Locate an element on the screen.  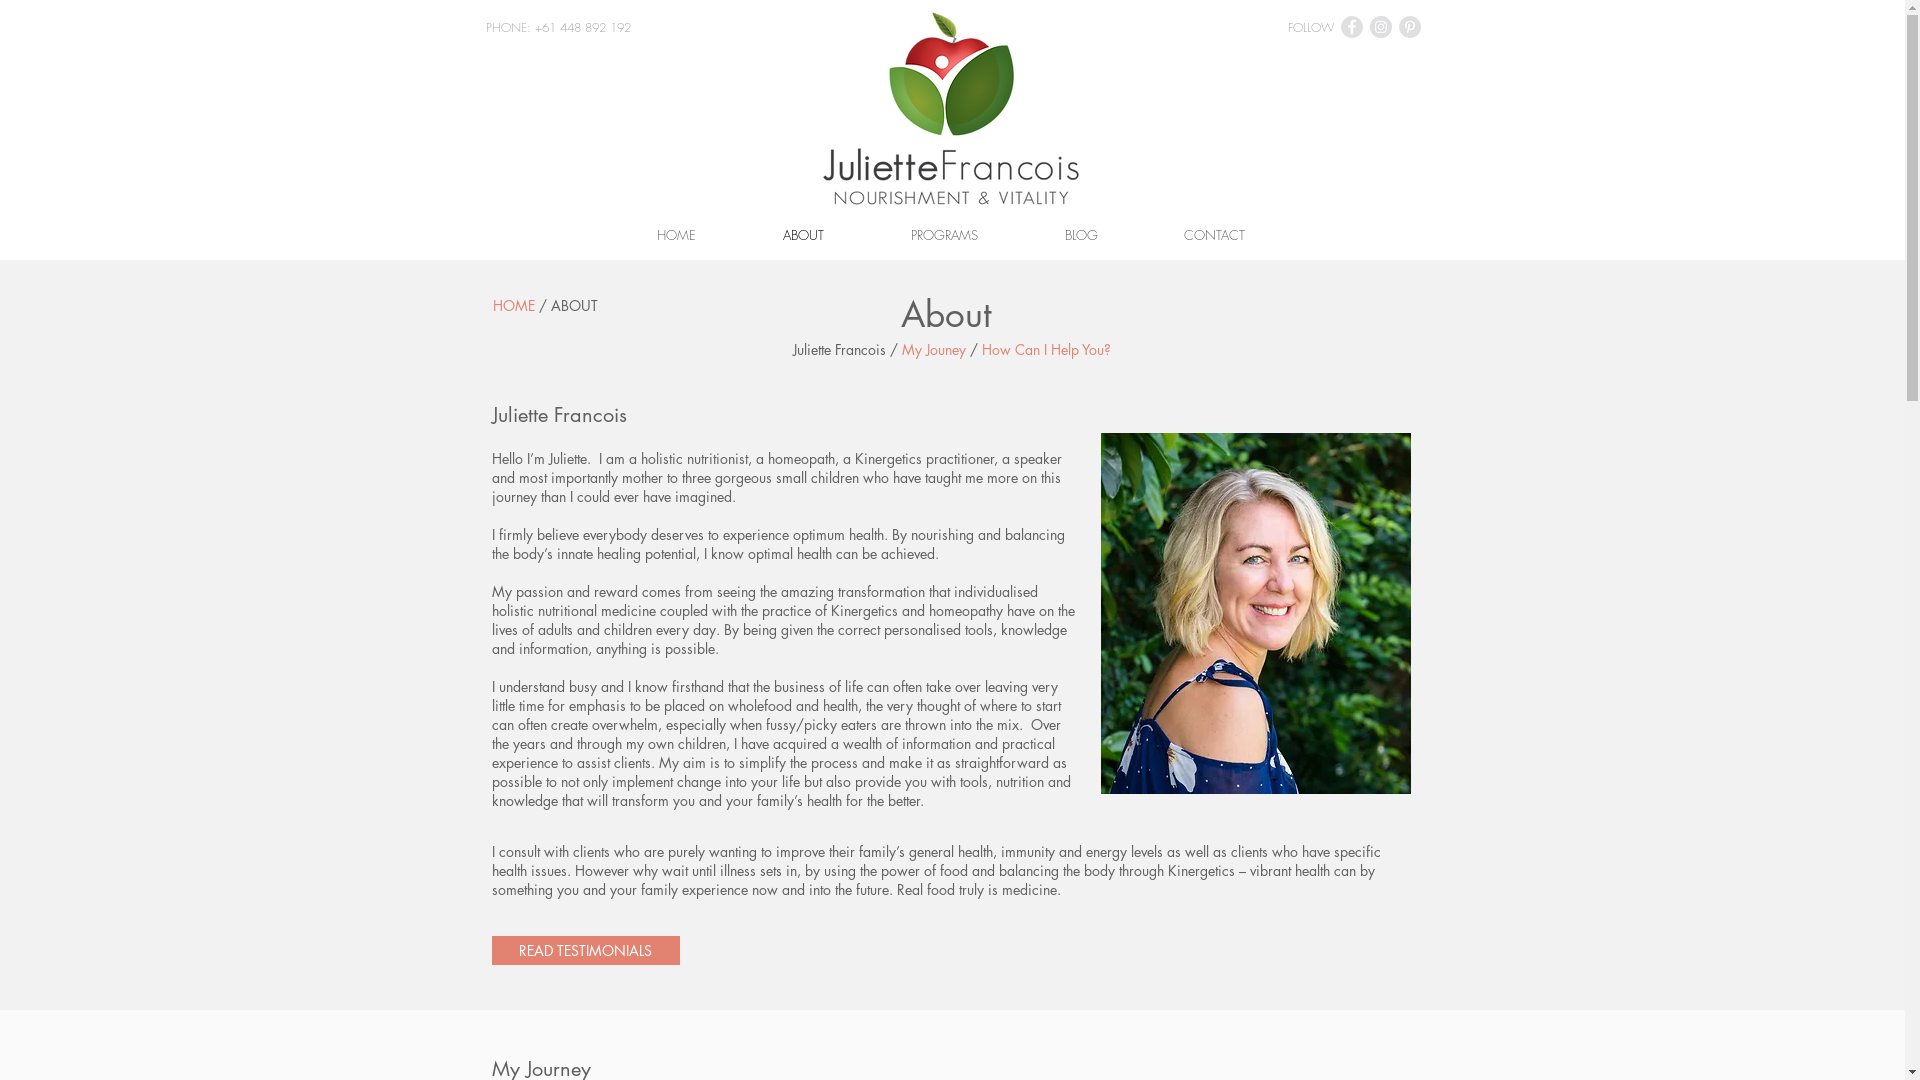
'PROGRAMS' is located at coordinates (944, 234).